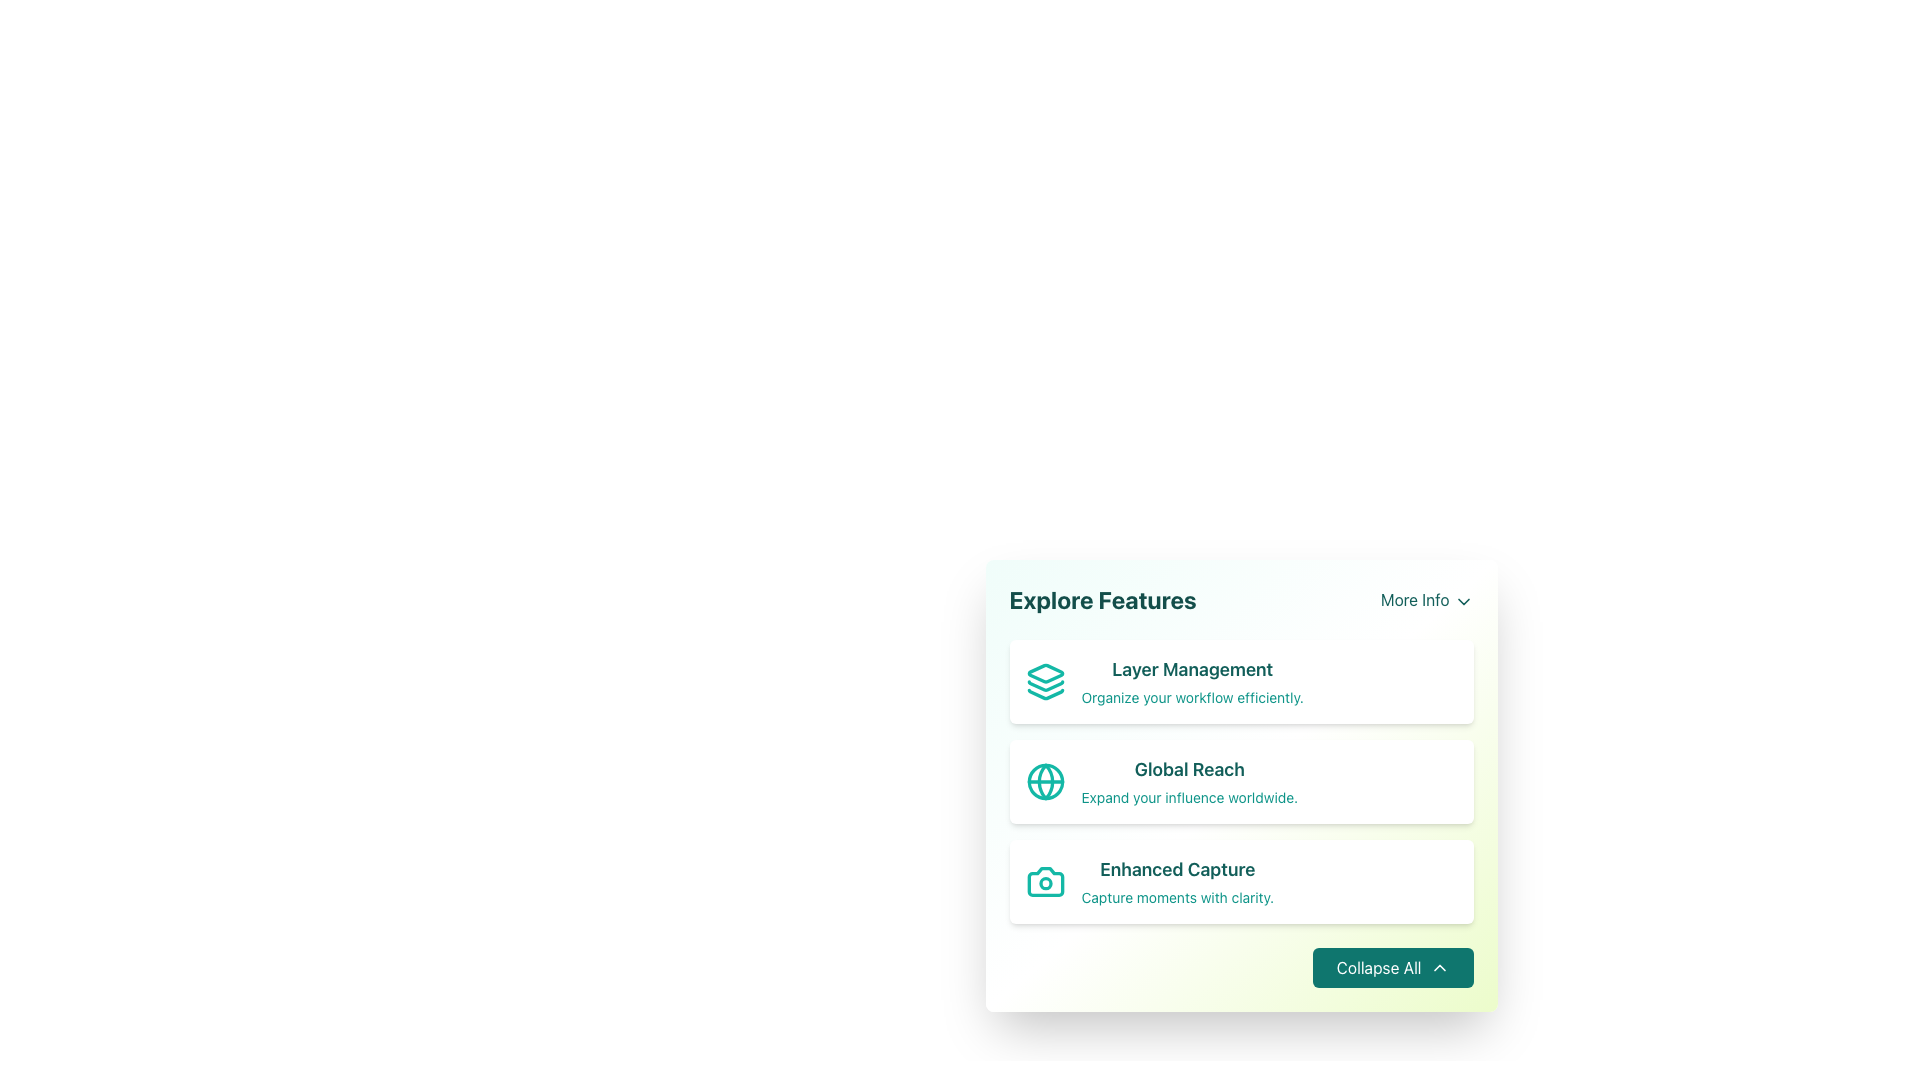 The image size is (1920, 1080). Describe the element at coordinates (1189, 797) in the screenshot. I see `the descriptive text label explaining the 'Global Reach' feature, located in the lower text section of the 'Global Reach' card, under the title 'Global Reach'` at that location.